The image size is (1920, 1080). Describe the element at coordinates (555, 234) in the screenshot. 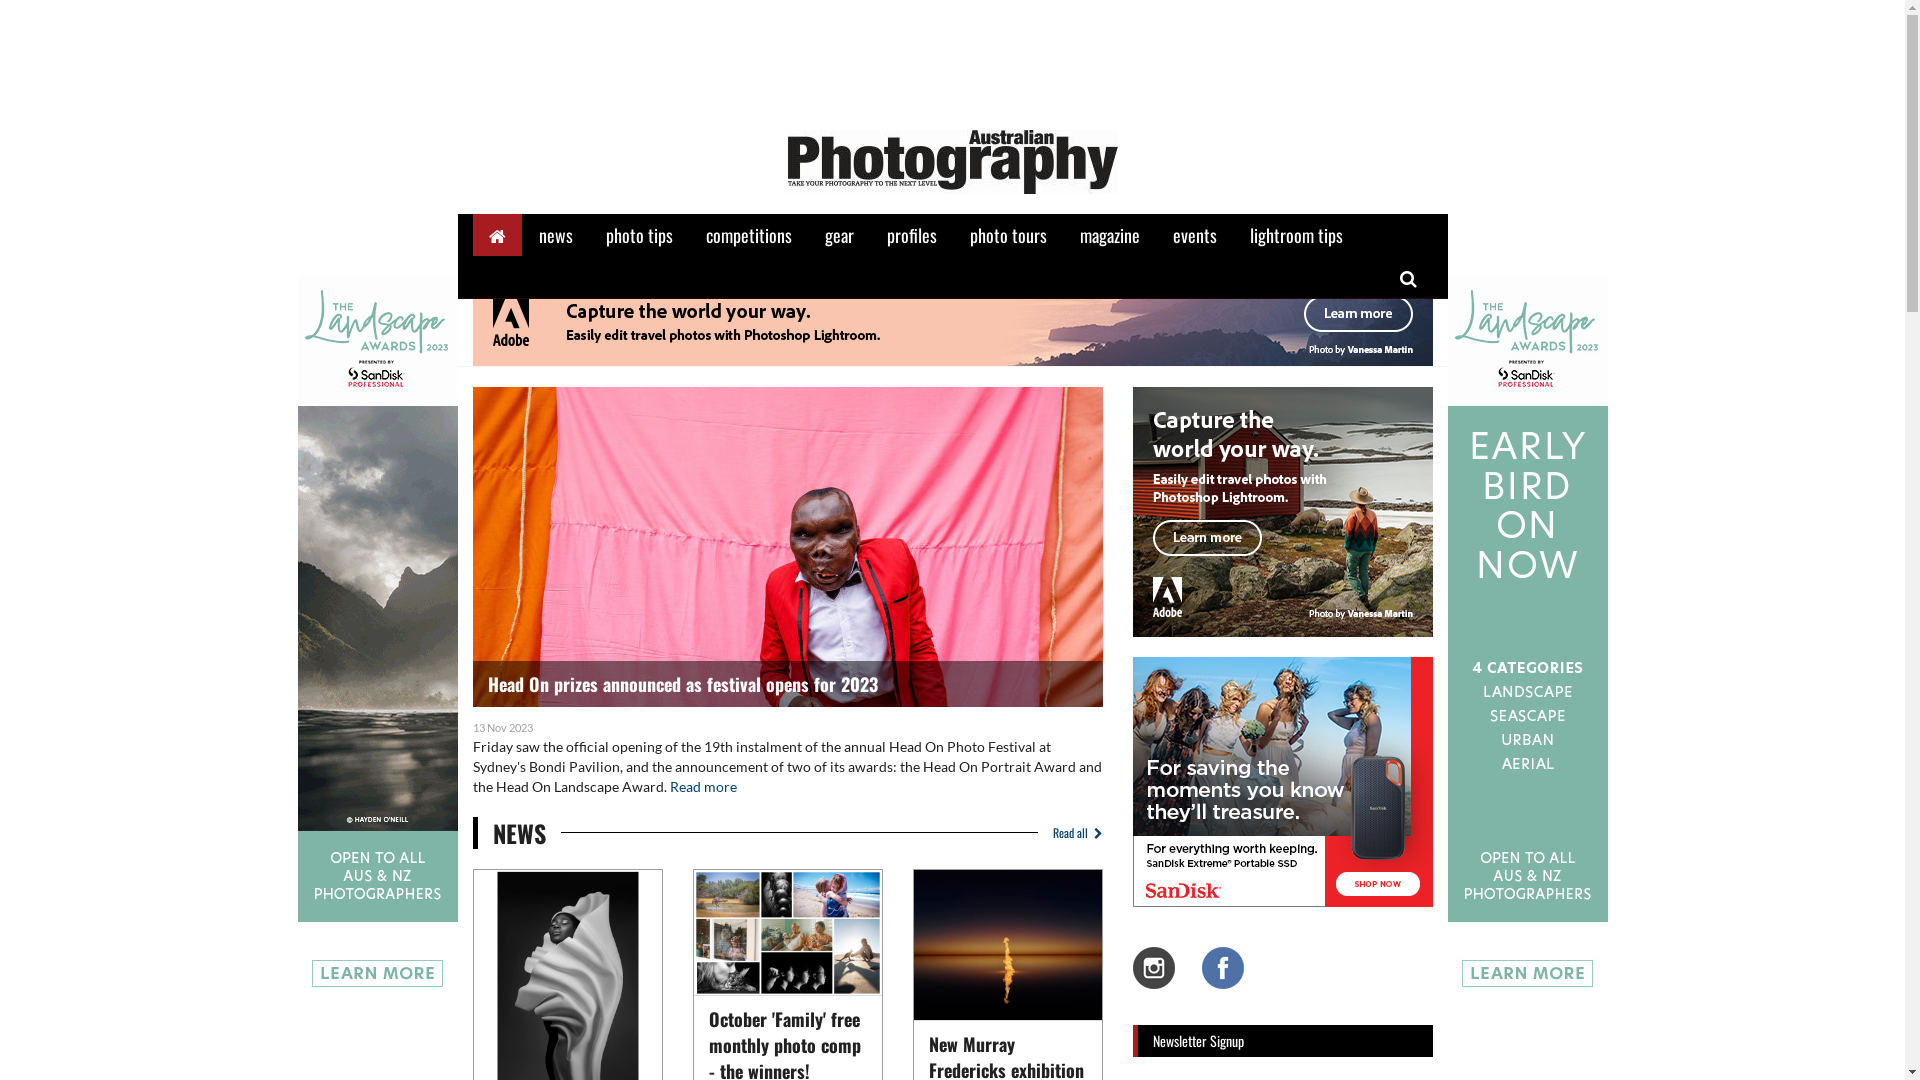

I see `'news'` at that location.